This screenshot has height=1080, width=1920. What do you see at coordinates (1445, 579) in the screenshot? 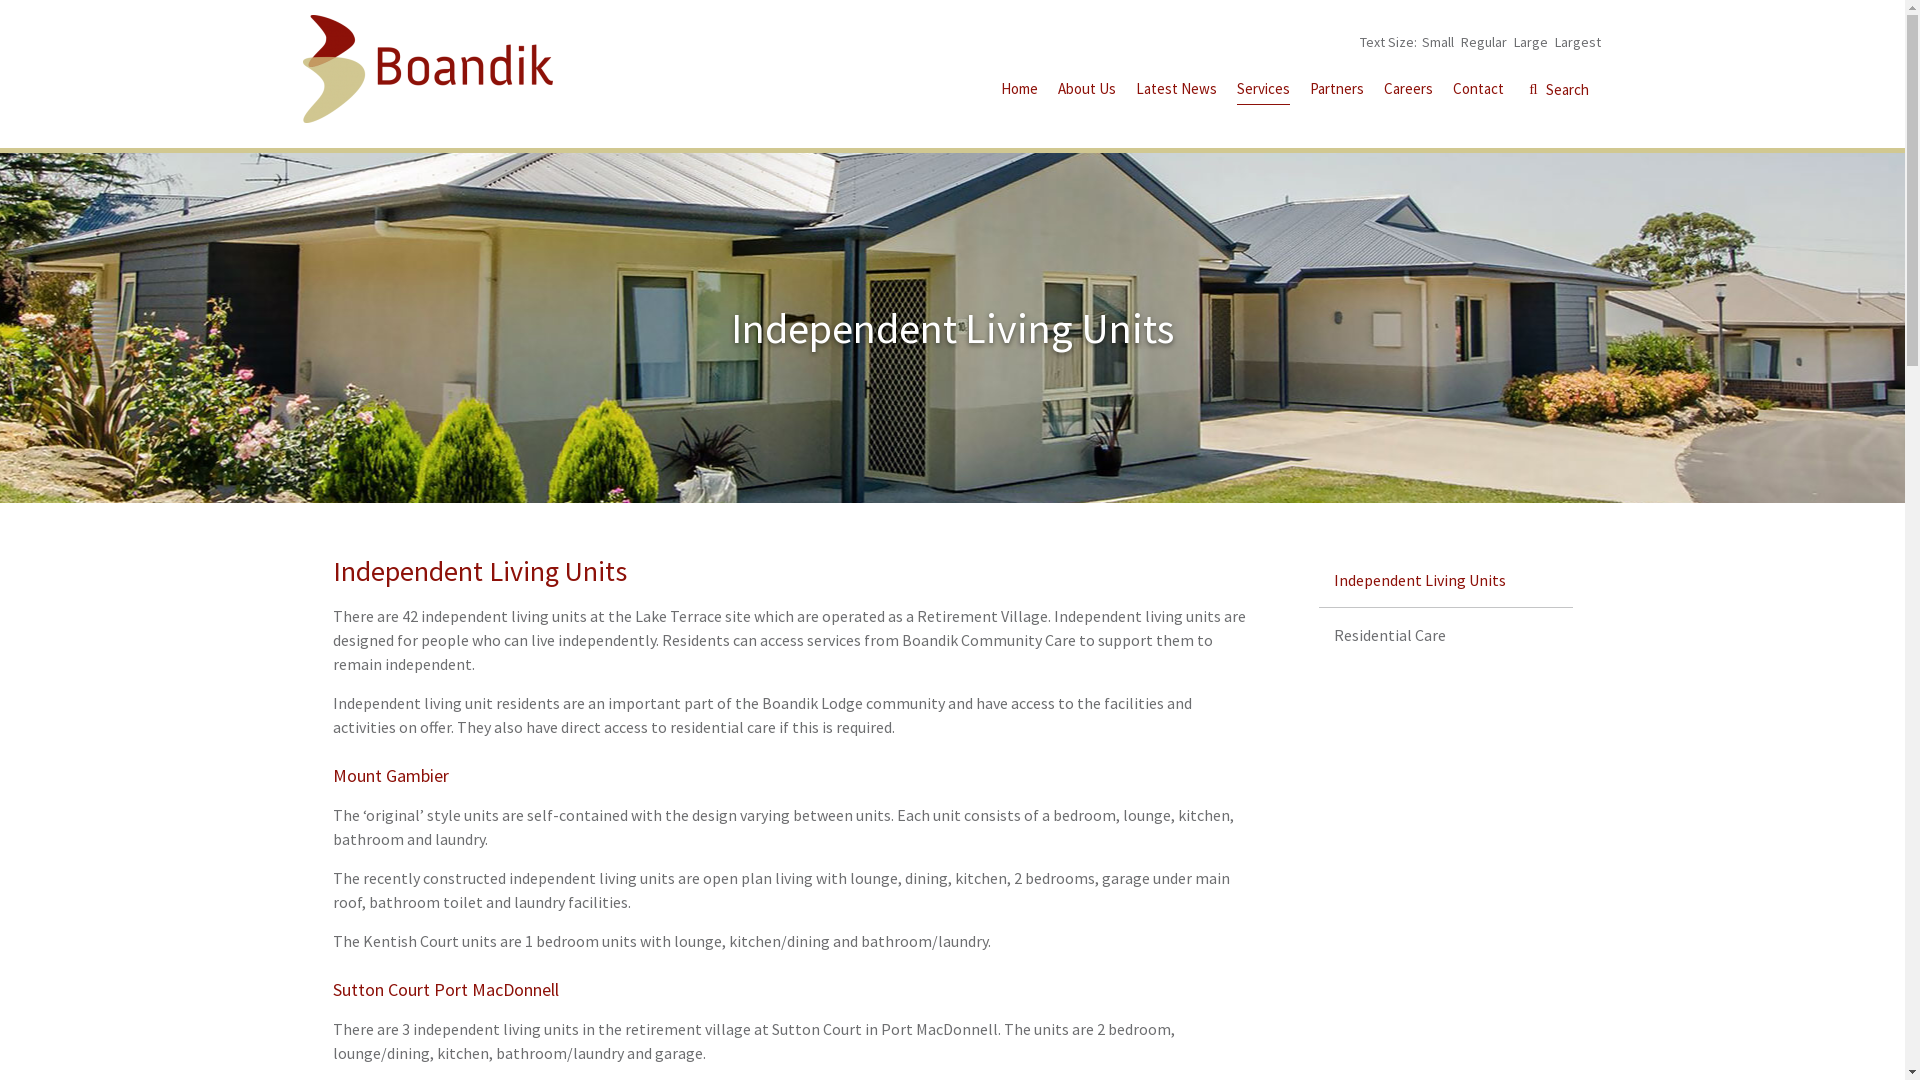
I see `'Independent Living Units'` at bounding box center [1445, 579].